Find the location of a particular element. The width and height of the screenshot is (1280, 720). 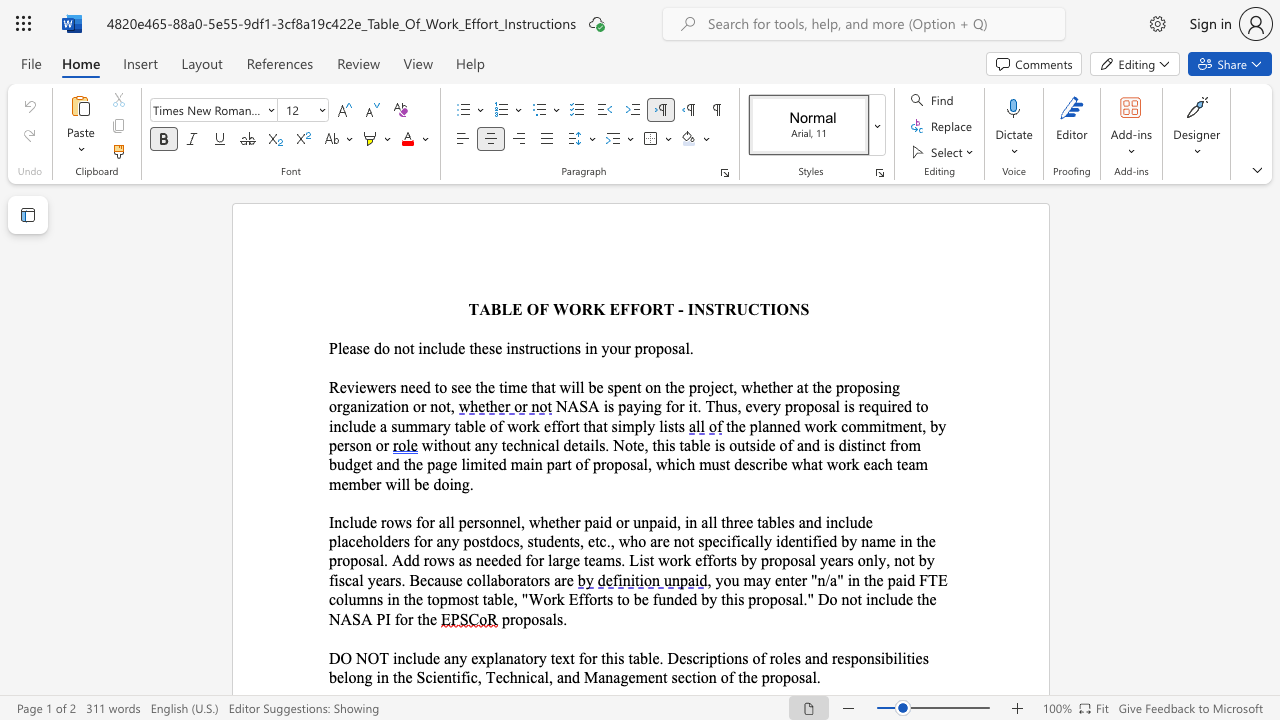

the subset text "nned" within the text "the planned work commitment, by person or" is located at coordinates (768, 425).